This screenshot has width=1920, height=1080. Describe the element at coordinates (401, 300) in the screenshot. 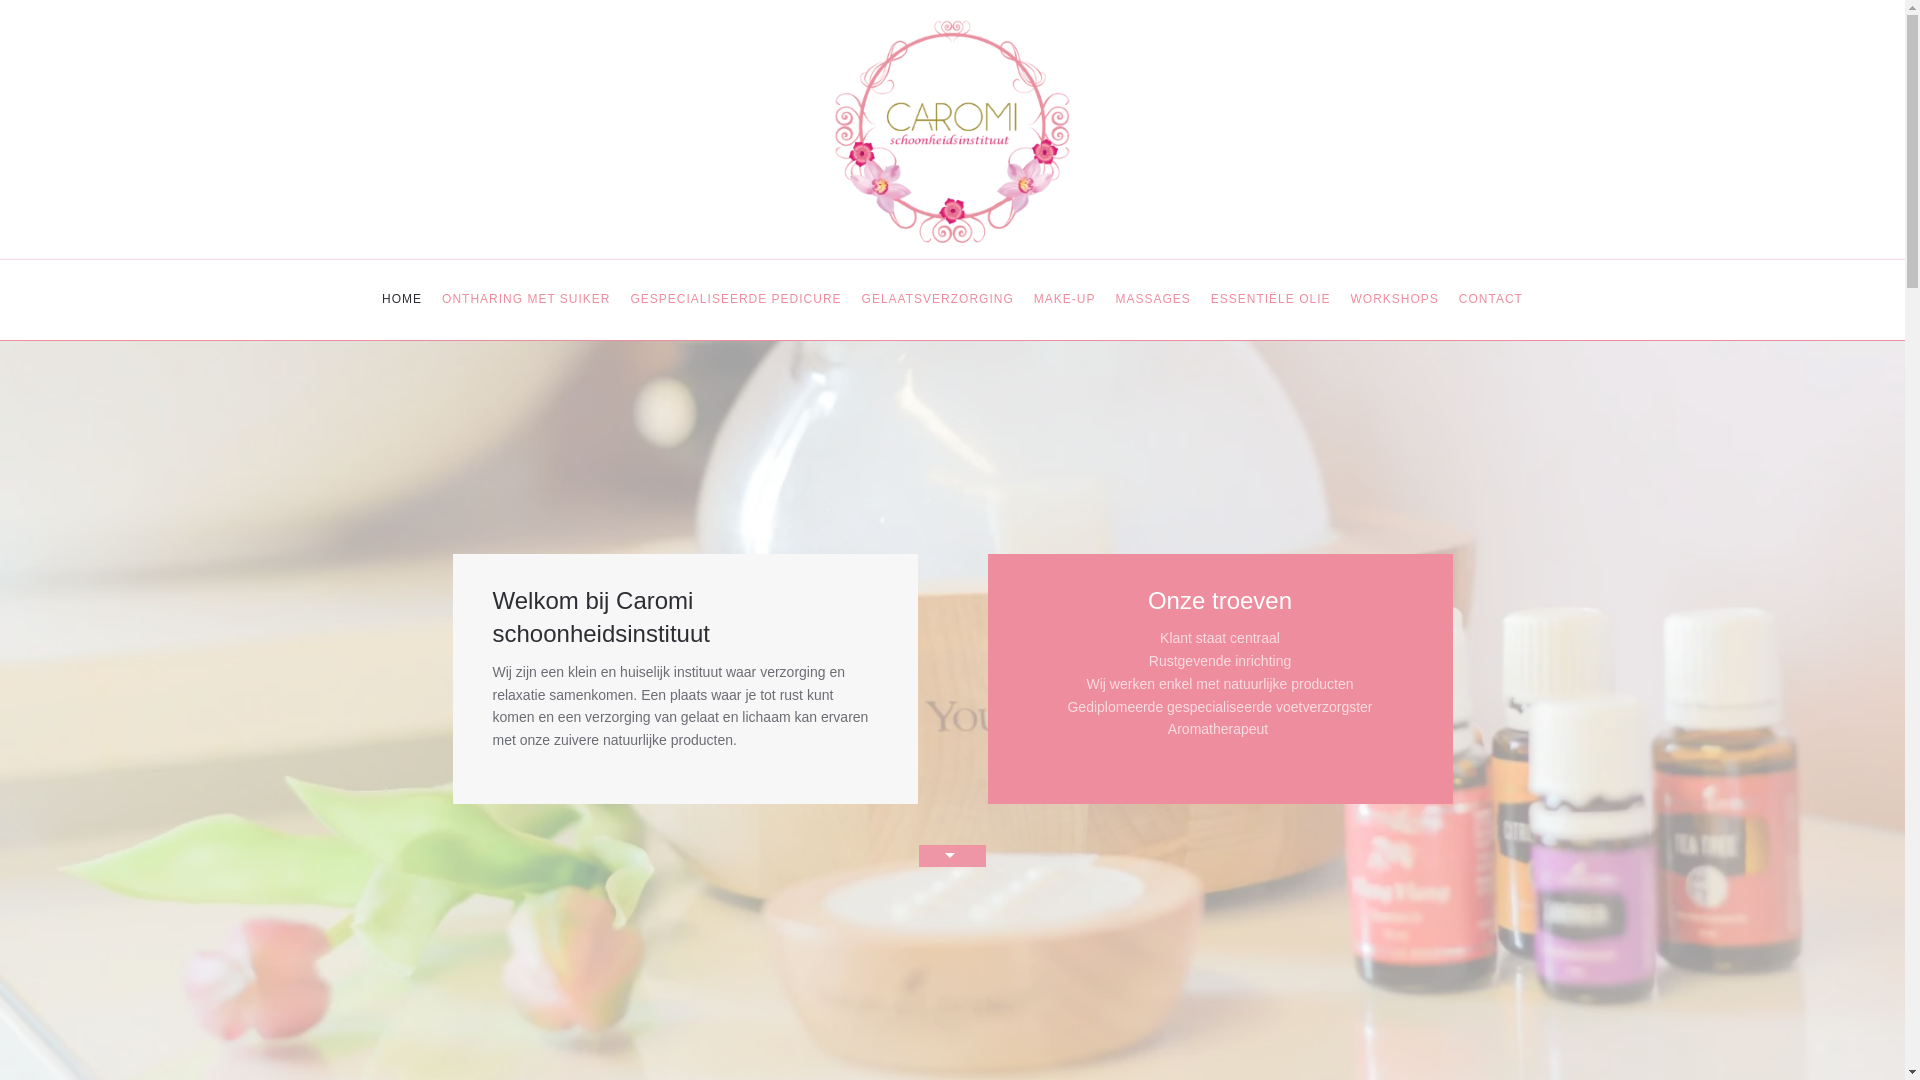

I see `'HOME'` at that location.